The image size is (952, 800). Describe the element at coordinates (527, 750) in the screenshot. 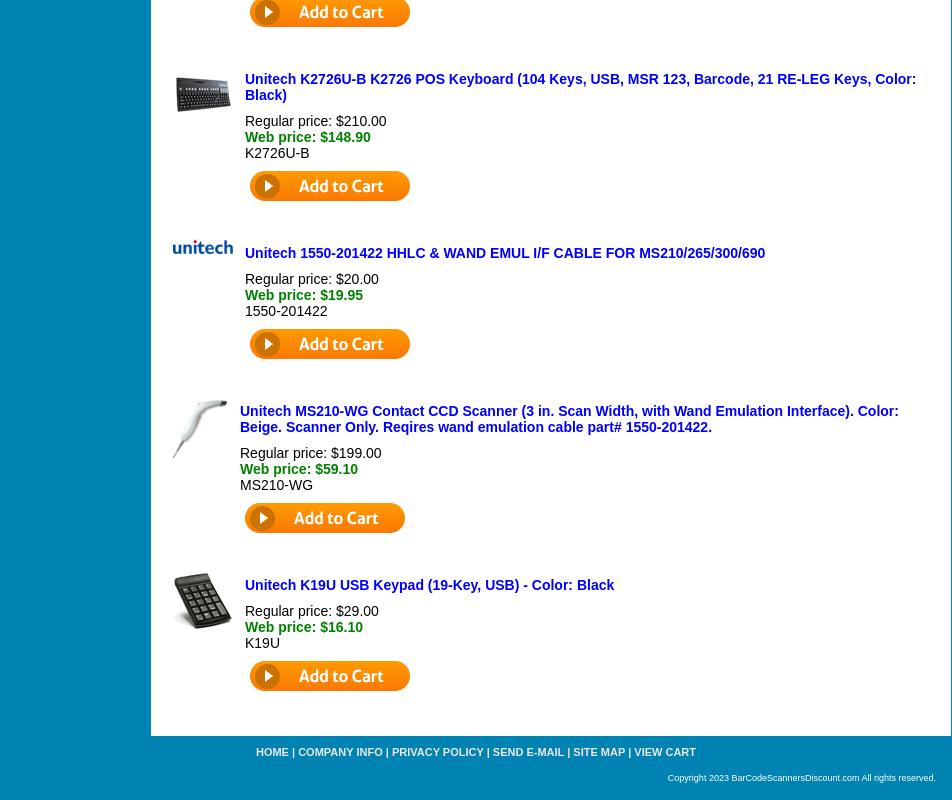

I see `'Send e-Mail'` at that location.